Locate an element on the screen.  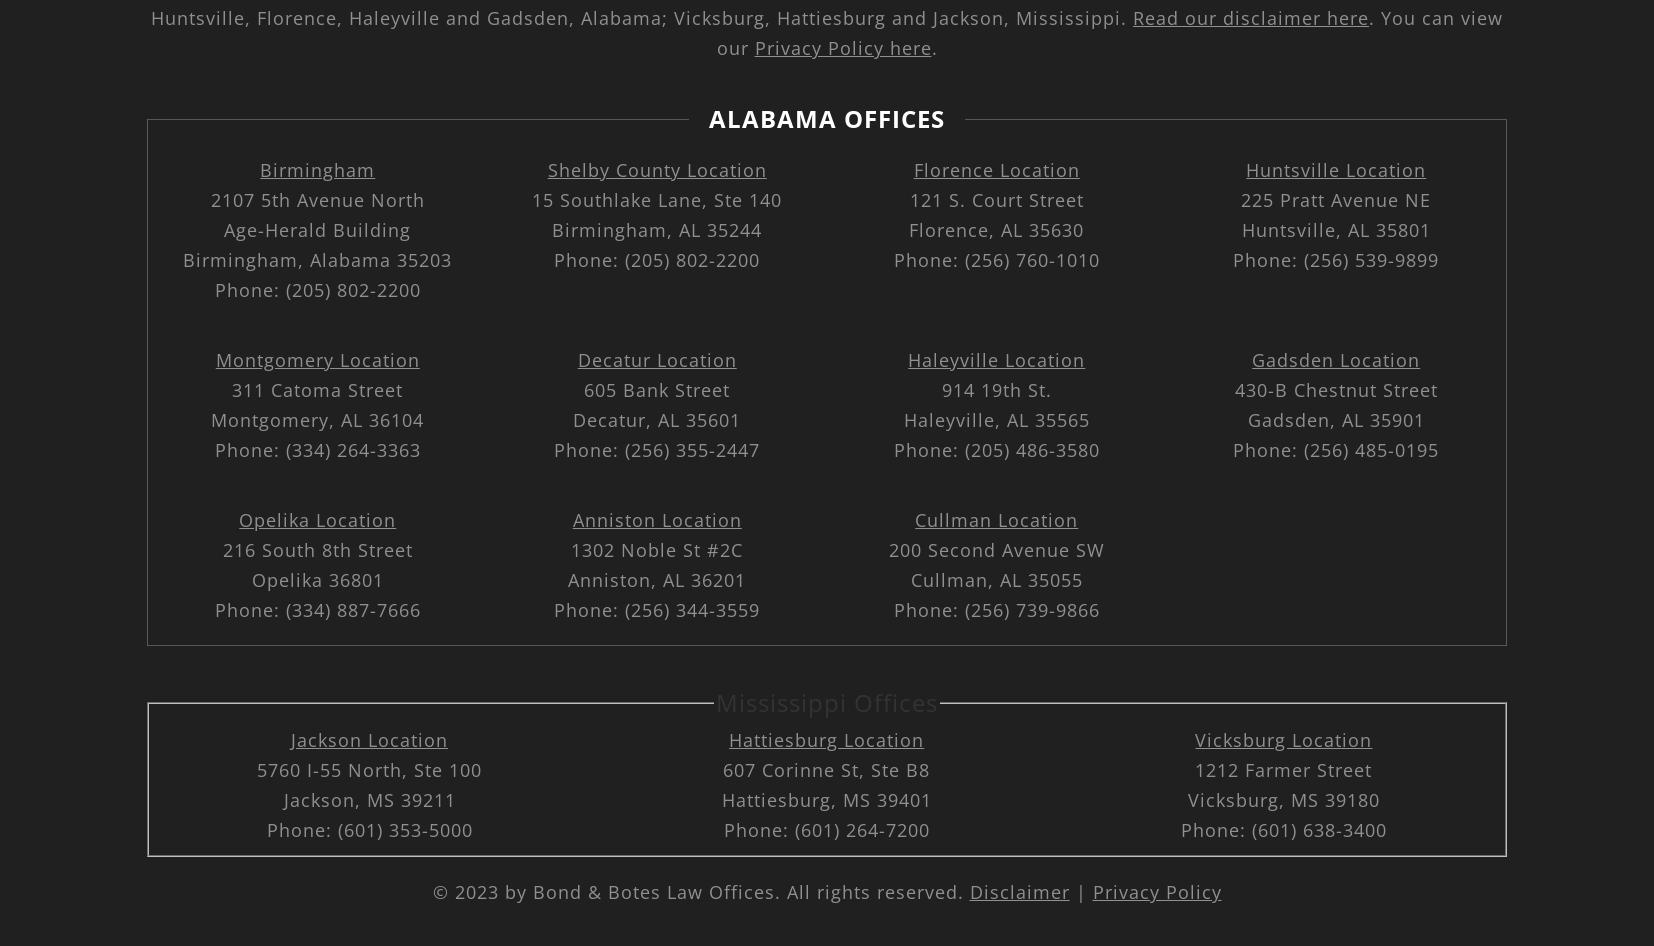
'430-B Chestnut Street' is located at coordinates (1335, 390).